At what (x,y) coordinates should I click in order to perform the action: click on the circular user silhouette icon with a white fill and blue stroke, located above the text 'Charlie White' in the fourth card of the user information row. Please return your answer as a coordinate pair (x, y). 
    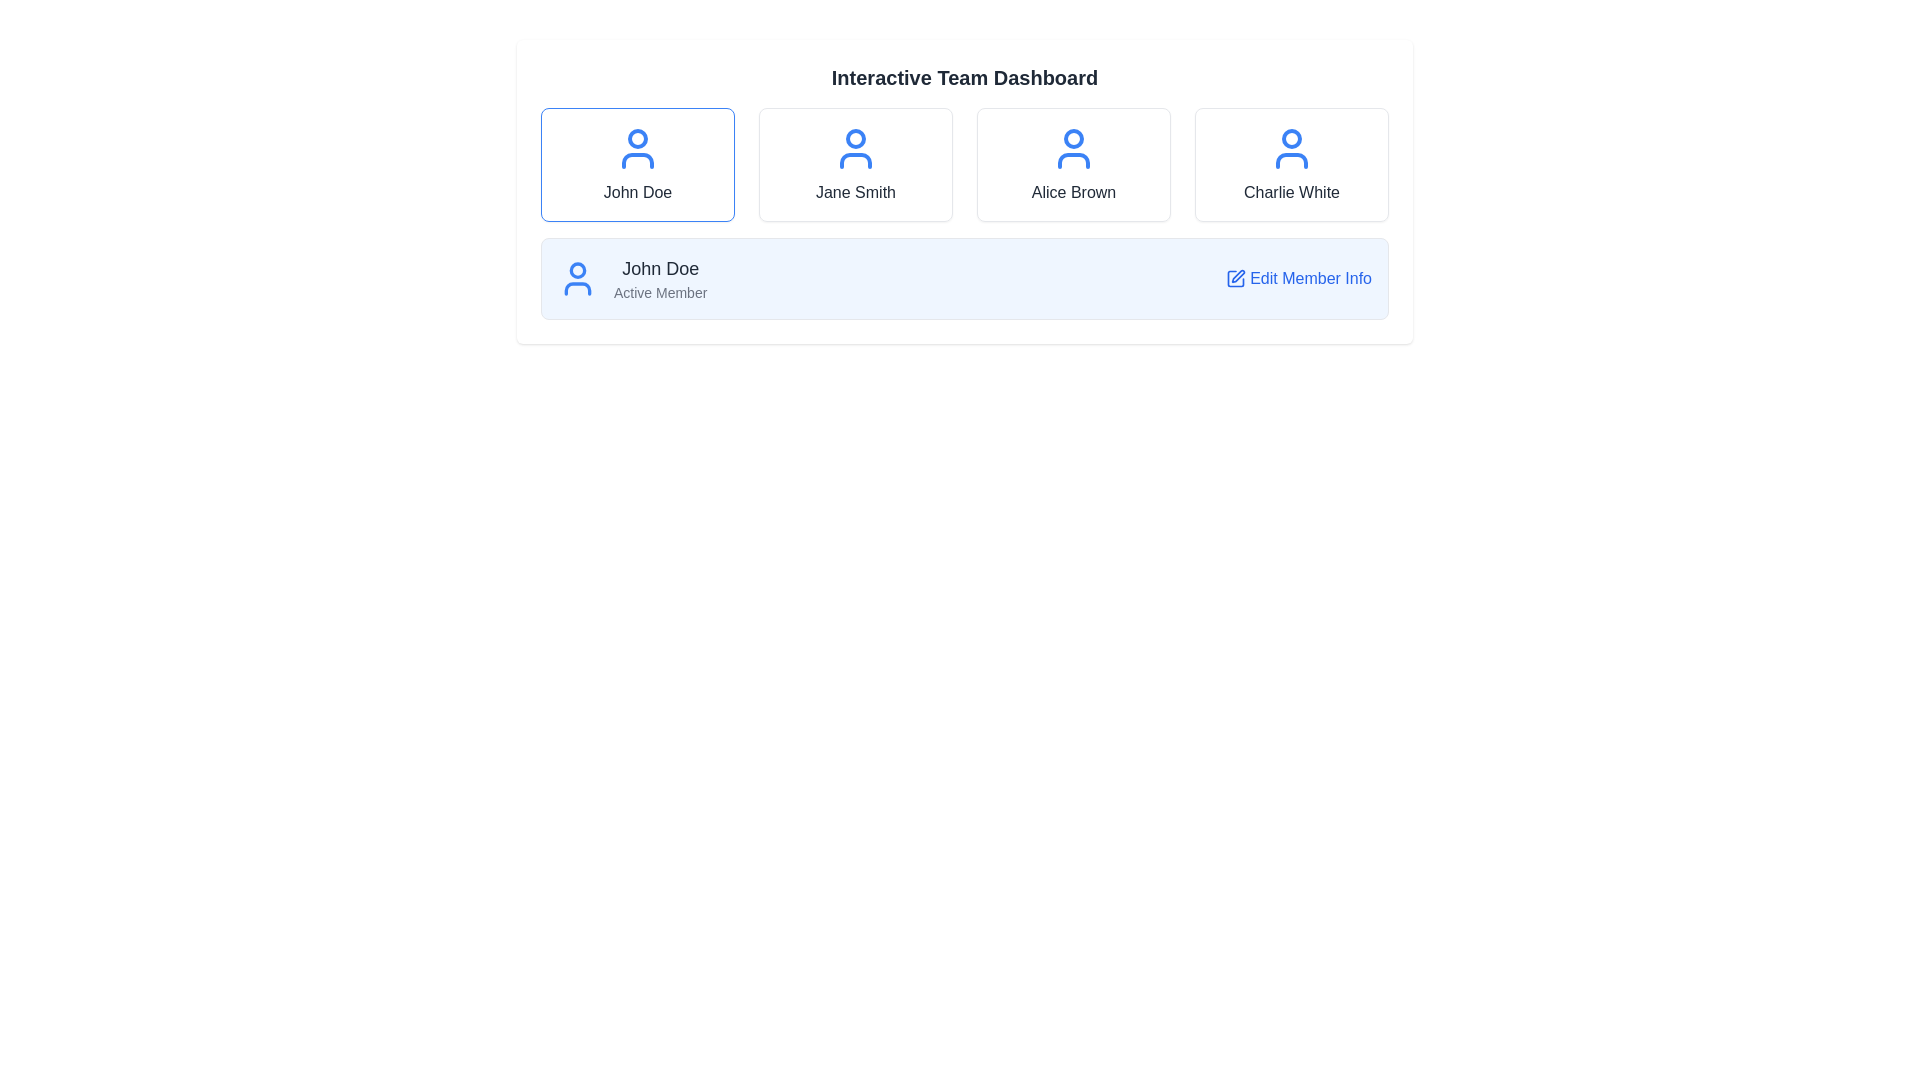
    Looking at the image, I should click on (1291, 148).